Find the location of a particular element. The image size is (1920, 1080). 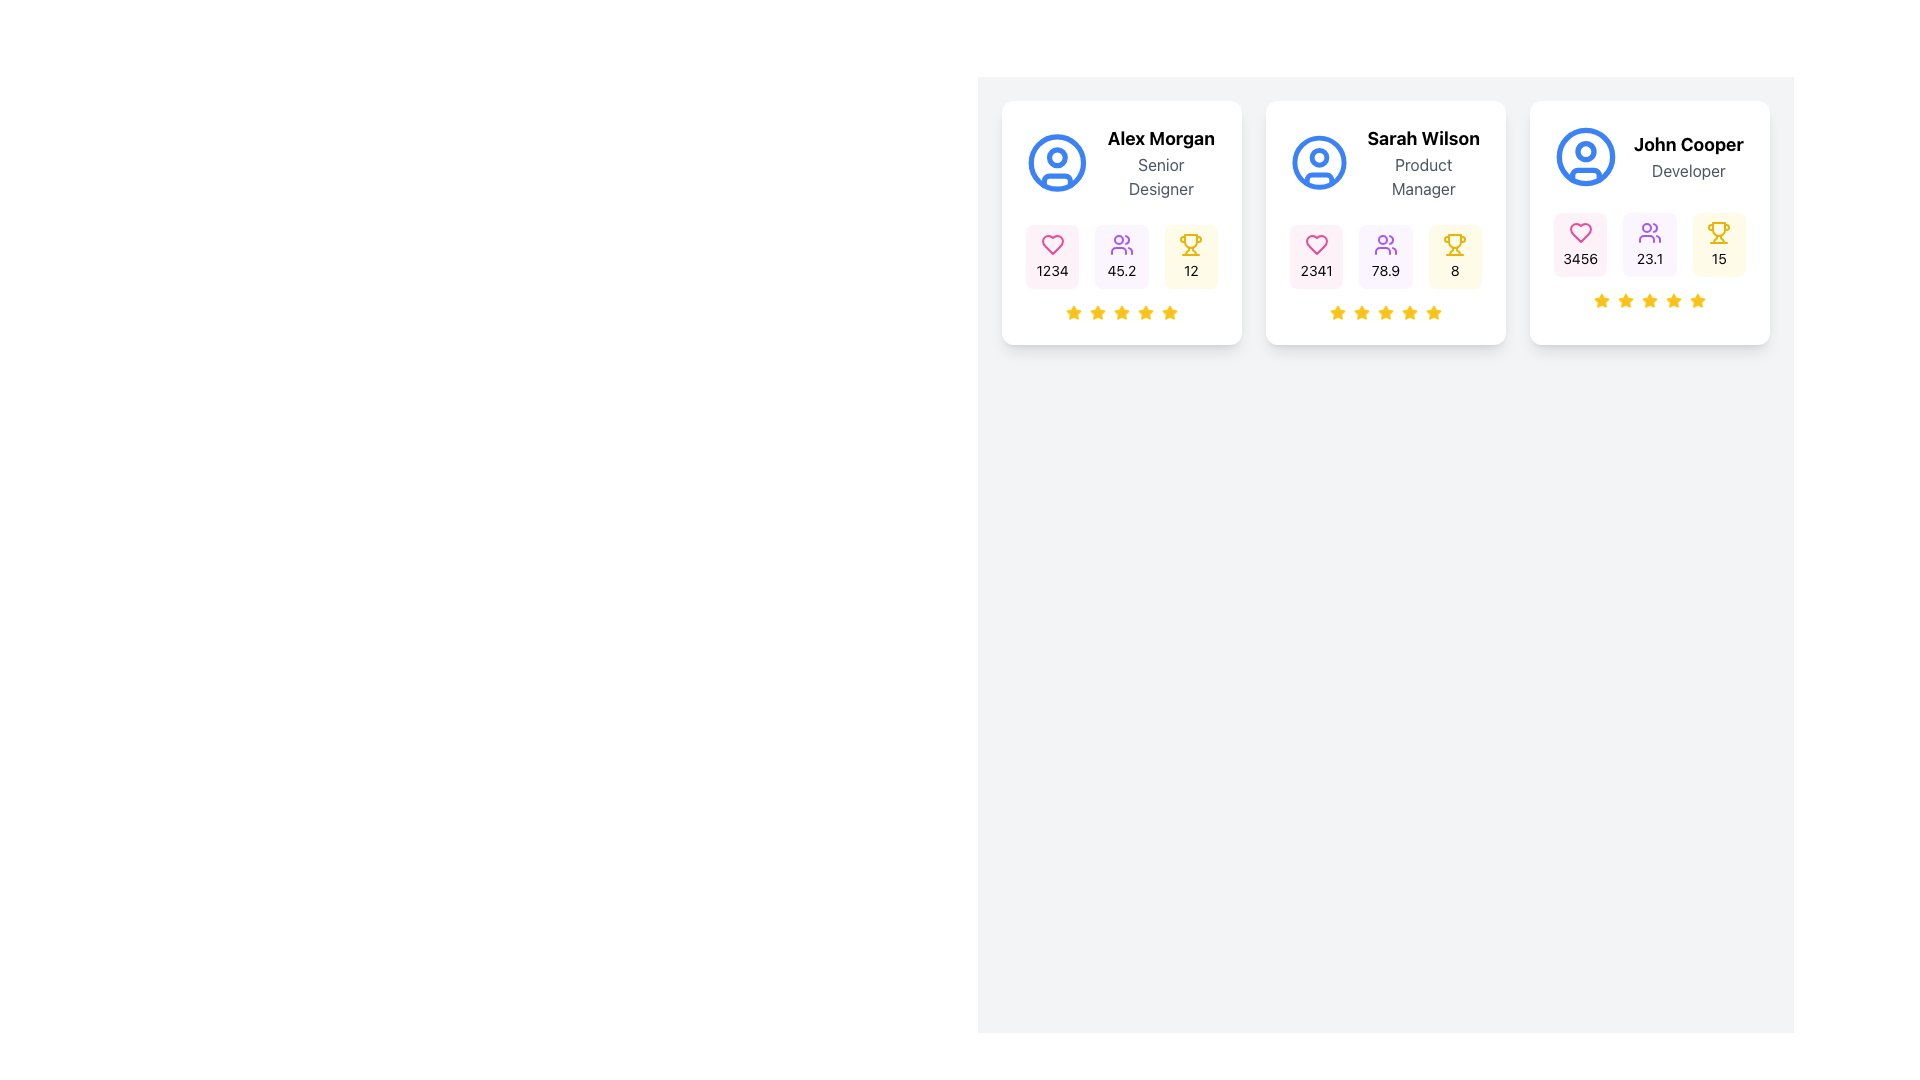

the static text label displaying 'Sarah Wilson' in bold, located at the top section of the second card from the left is located at coordinates (1422, 137).